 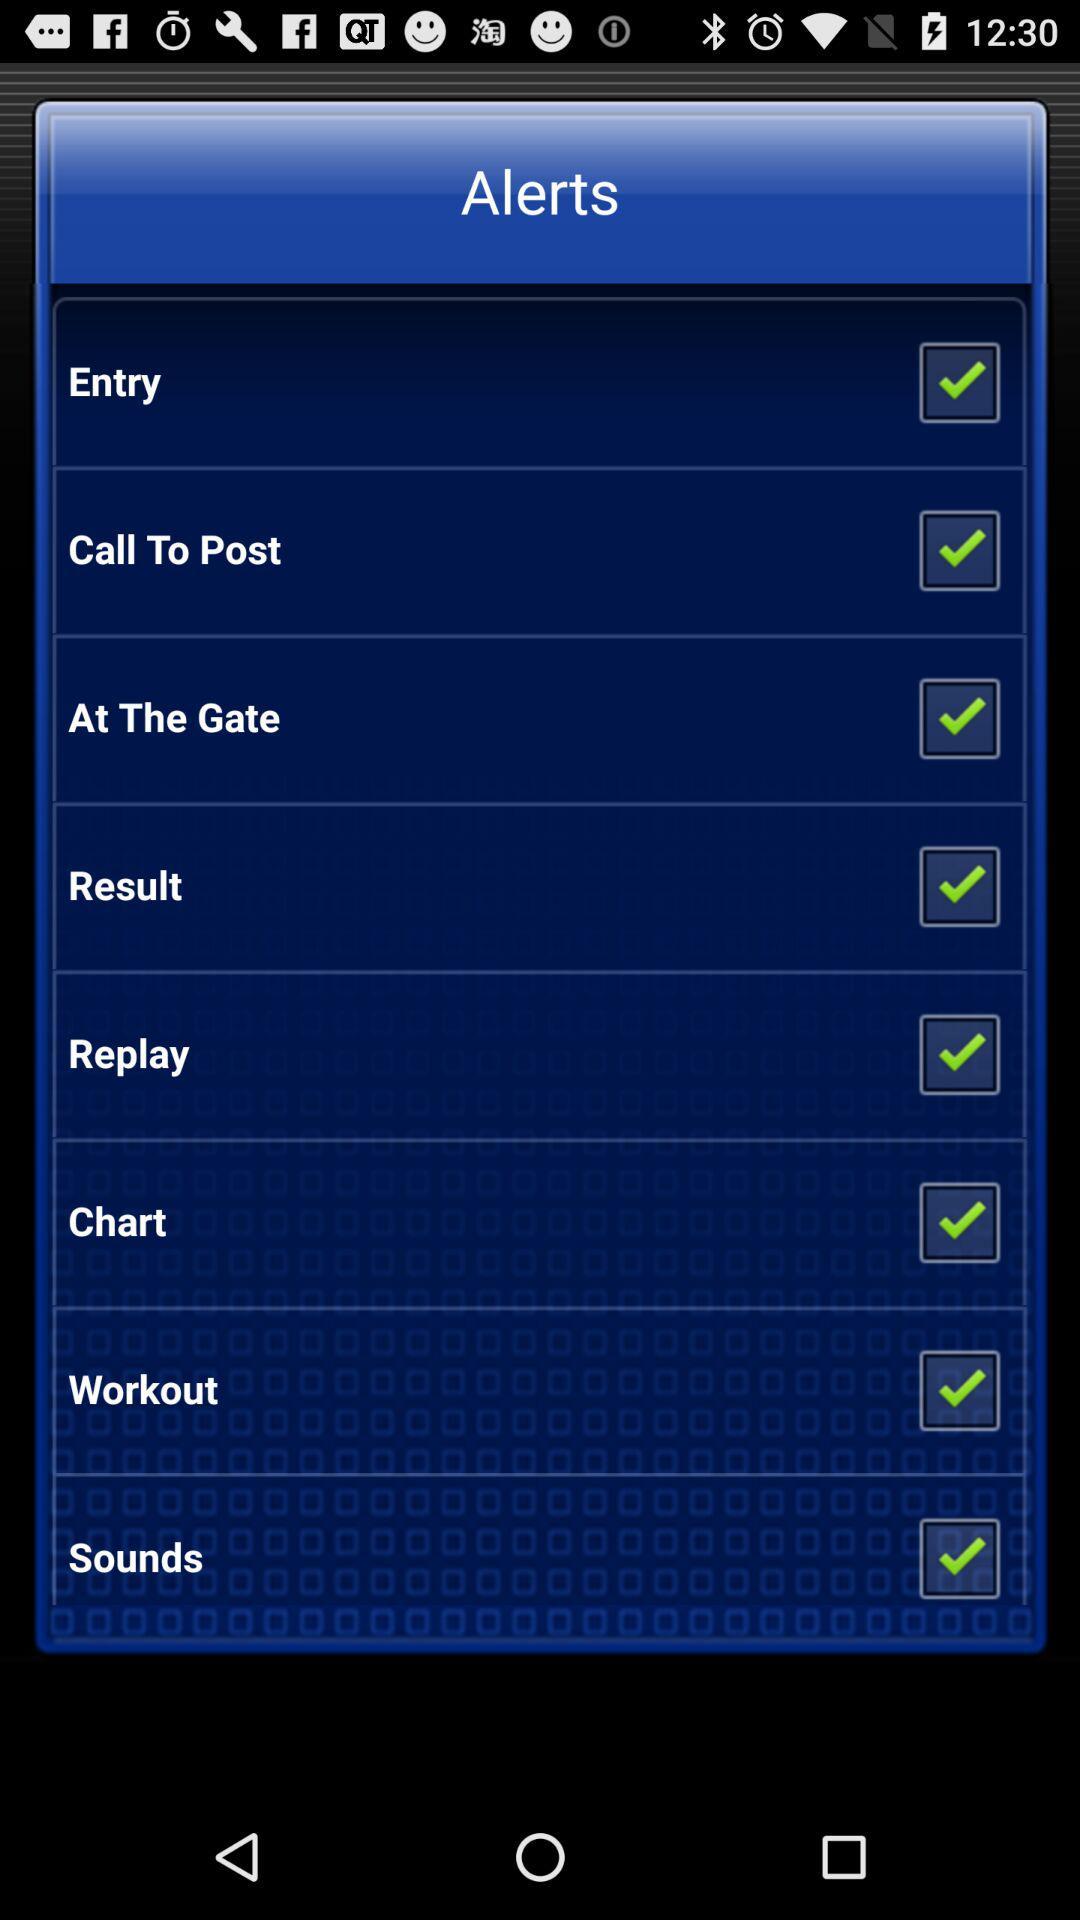 What do you see at coordinates (957, 716) in the screenshot?
I see `the item next to the at the gate icon` at bounding box center [957, 716].